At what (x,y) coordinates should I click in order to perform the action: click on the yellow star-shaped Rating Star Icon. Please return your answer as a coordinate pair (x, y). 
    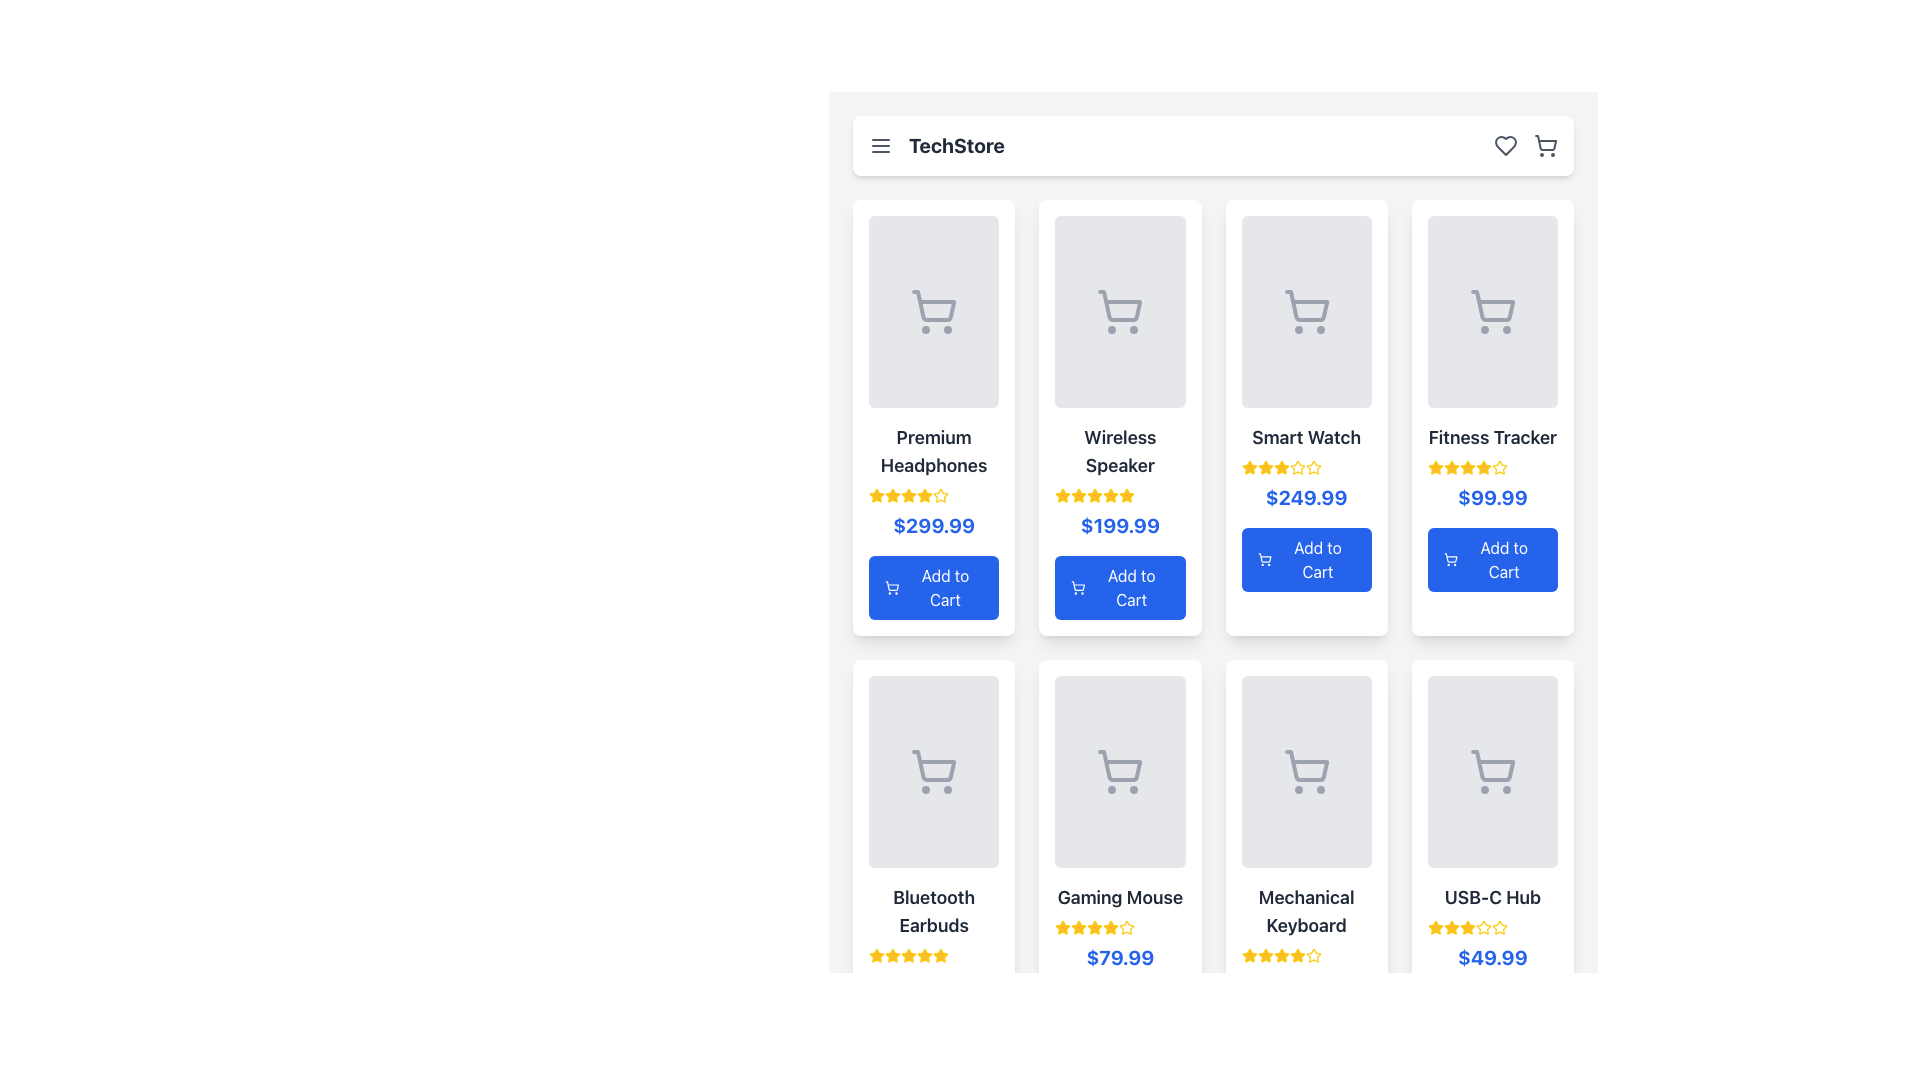
    Looking at the image, I should click on (891, 954).